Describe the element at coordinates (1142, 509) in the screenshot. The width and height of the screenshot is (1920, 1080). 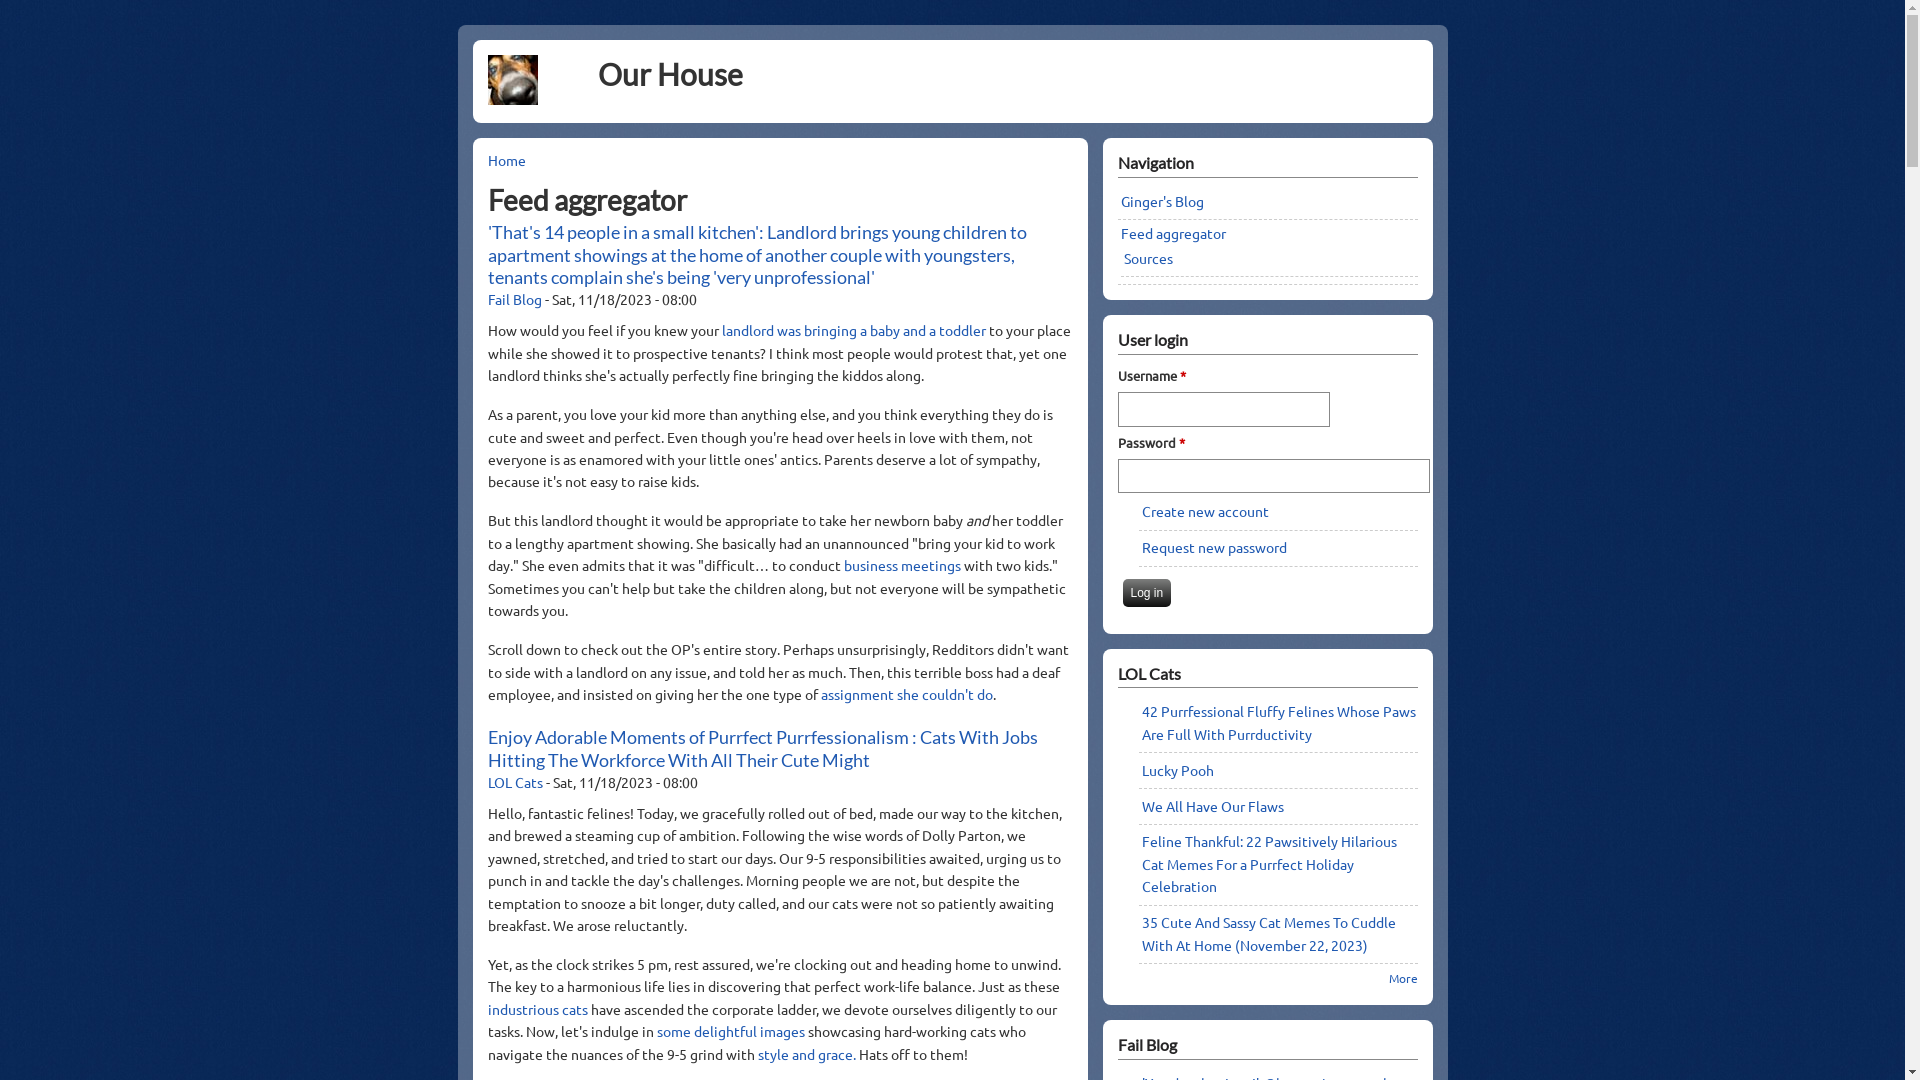
I see `'Create new account'` at that location.